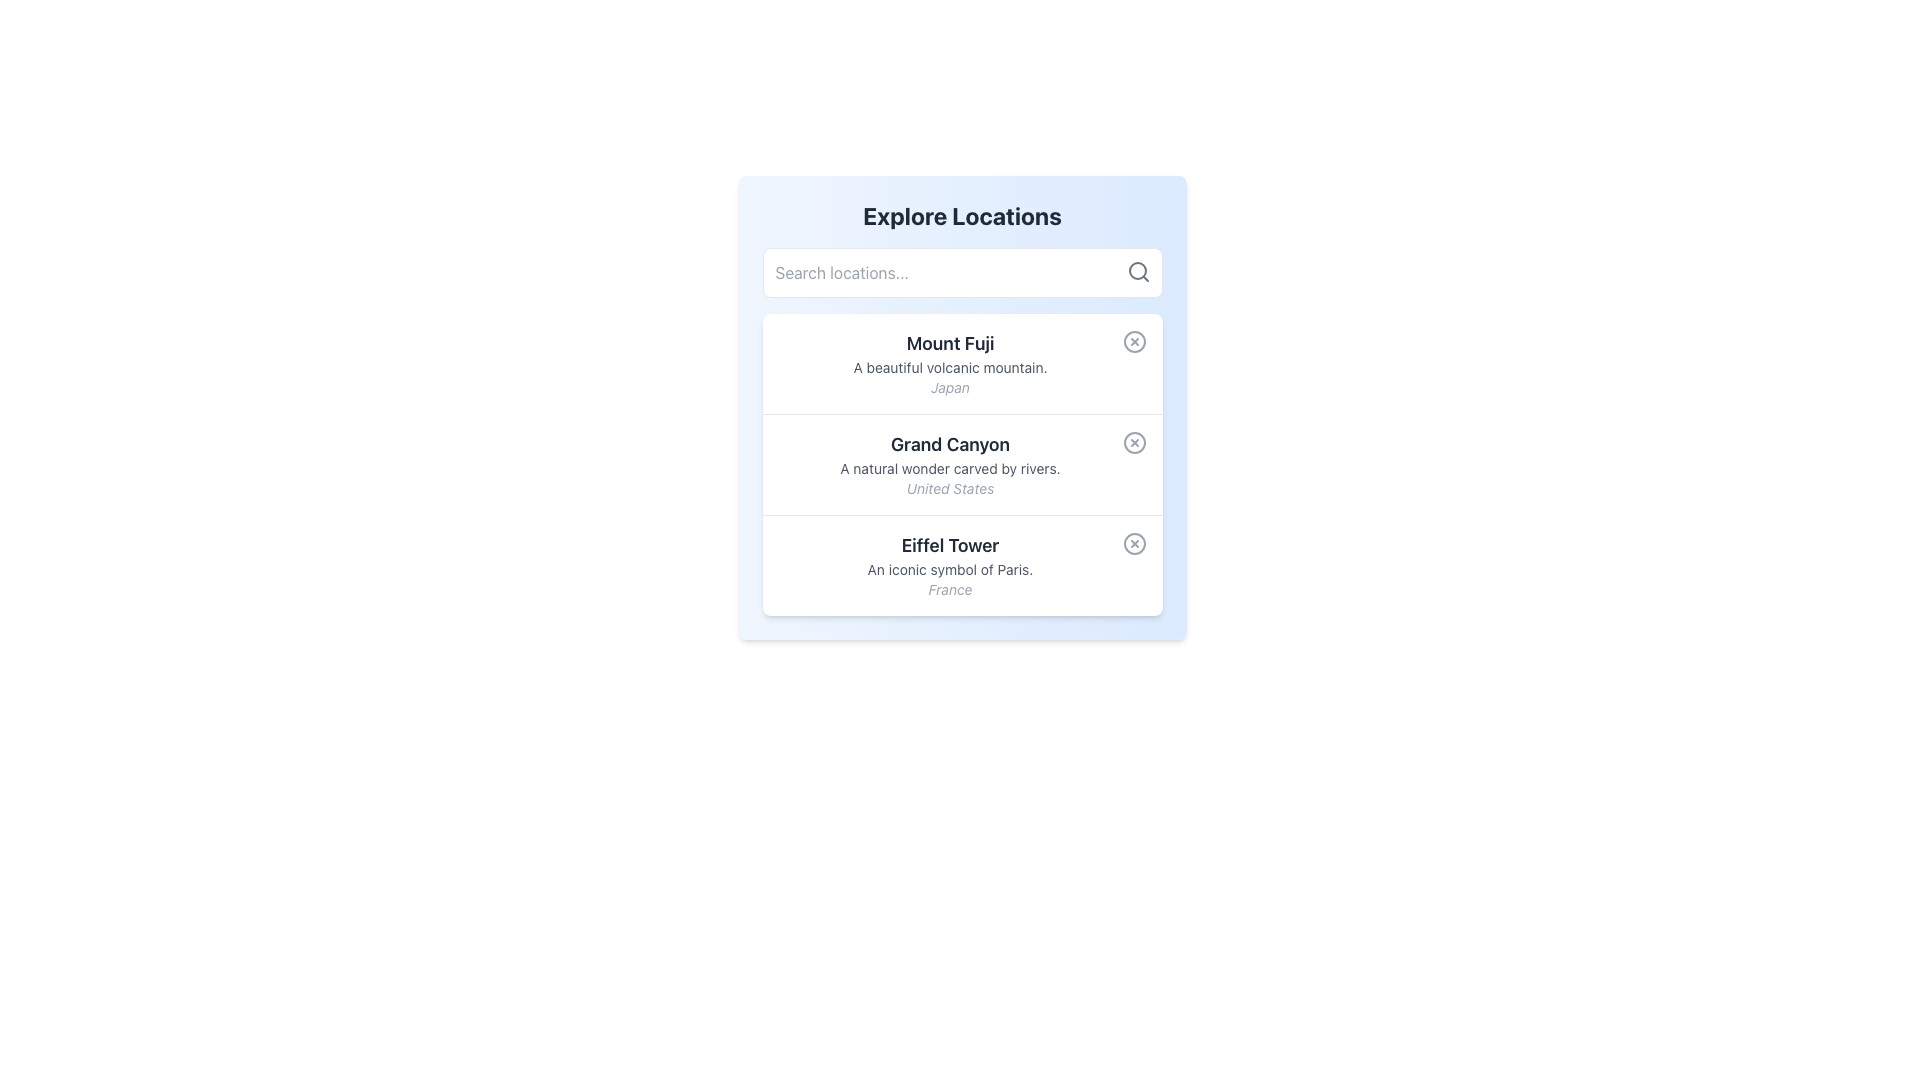 The width and height of the screenshot is (1920, 1080). I want to click on the List item displaying 'Mount Fuji', which includes a bold title, a descriptive line, and a location in gray text, so click(949, 363).